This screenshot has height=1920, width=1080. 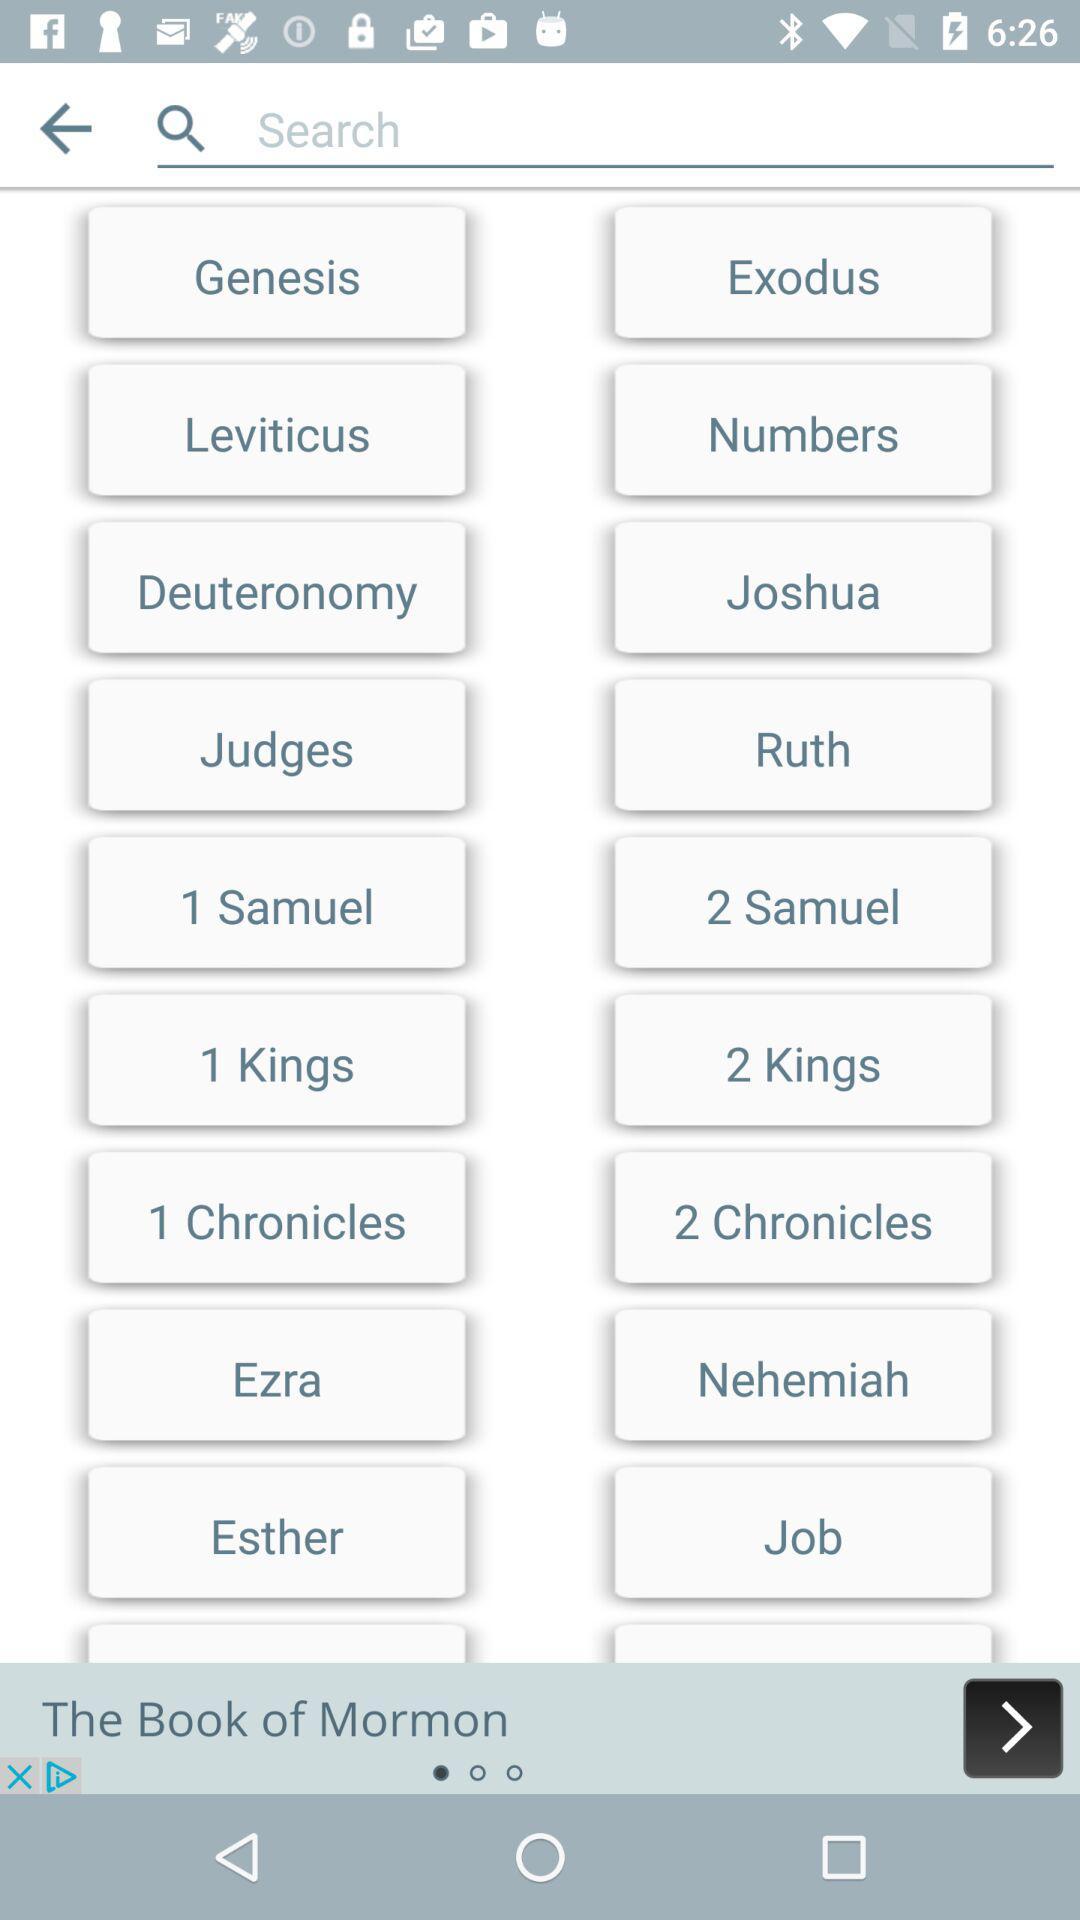 I want to click on the book of mormon, so click(x=540, y=1727).